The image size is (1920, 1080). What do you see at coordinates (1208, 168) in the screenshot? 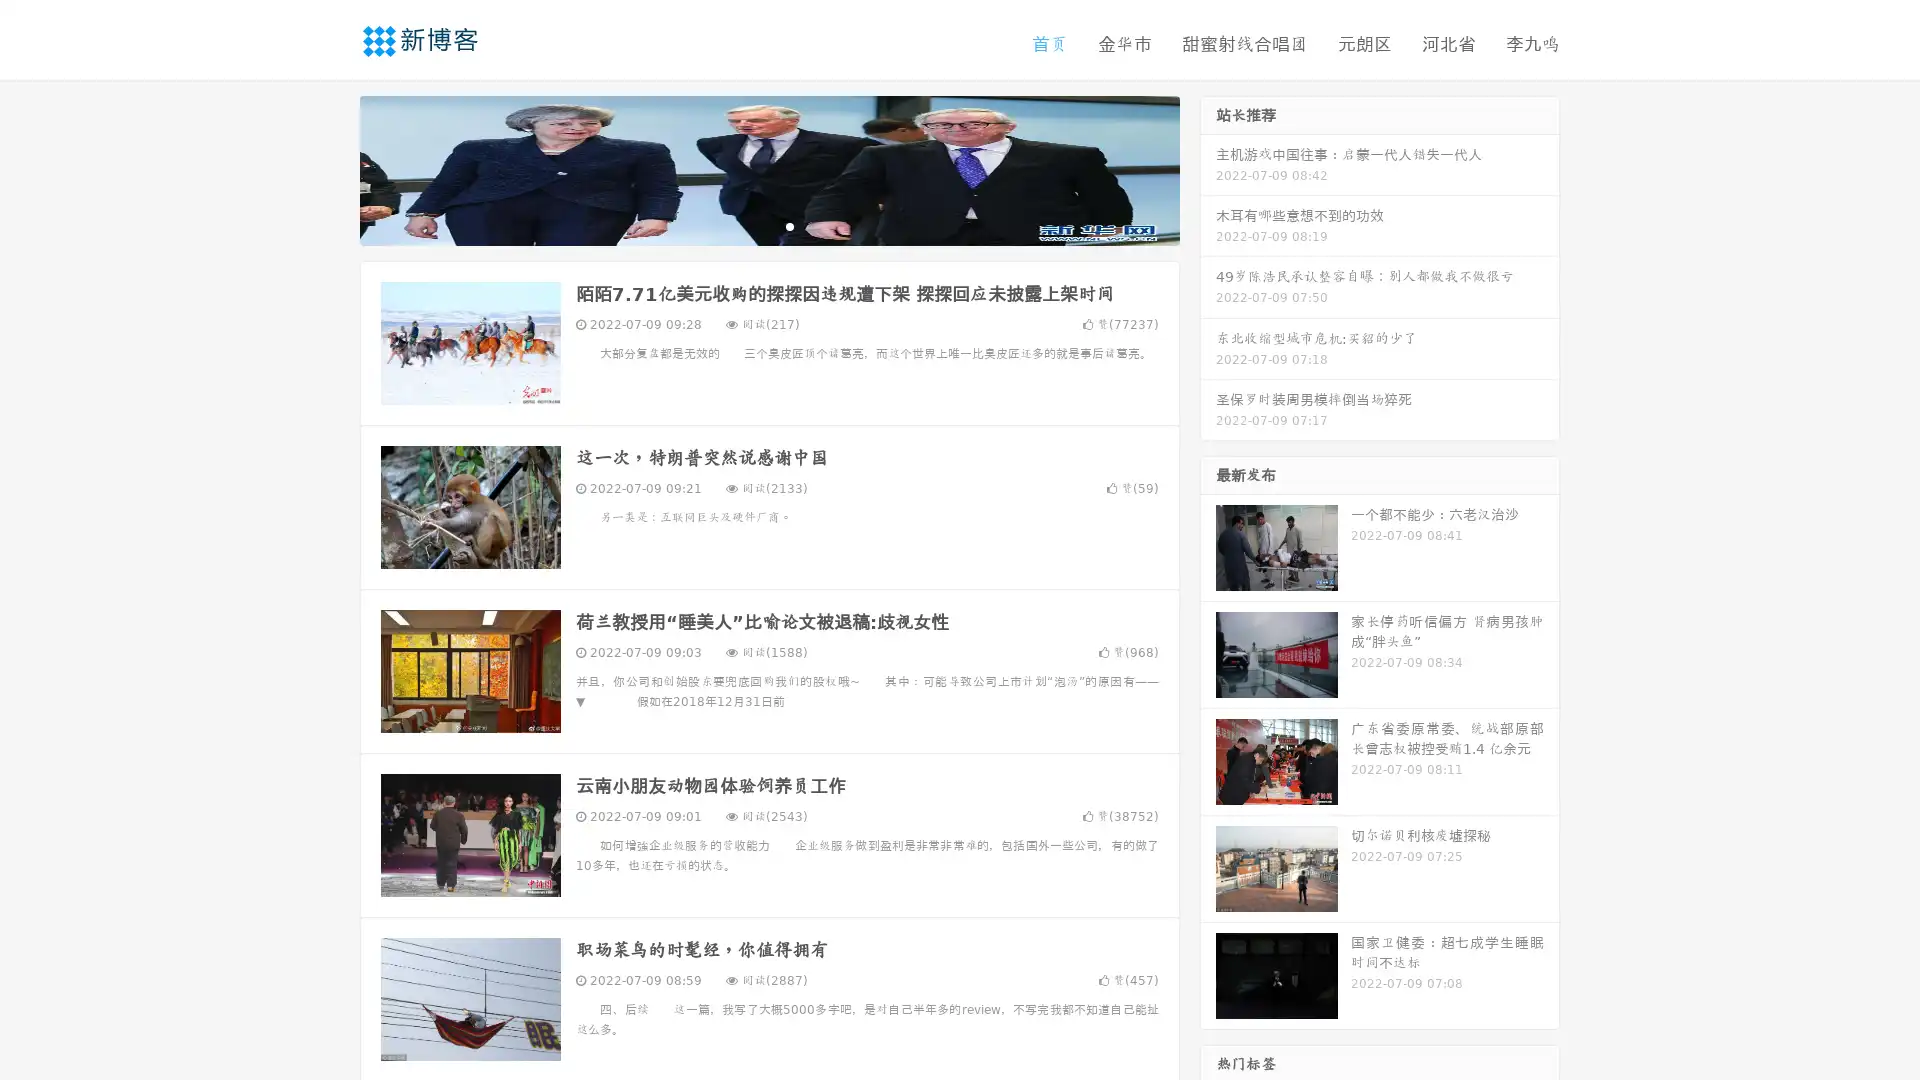
I see `Next slide` at bounding box center [1208, 168].